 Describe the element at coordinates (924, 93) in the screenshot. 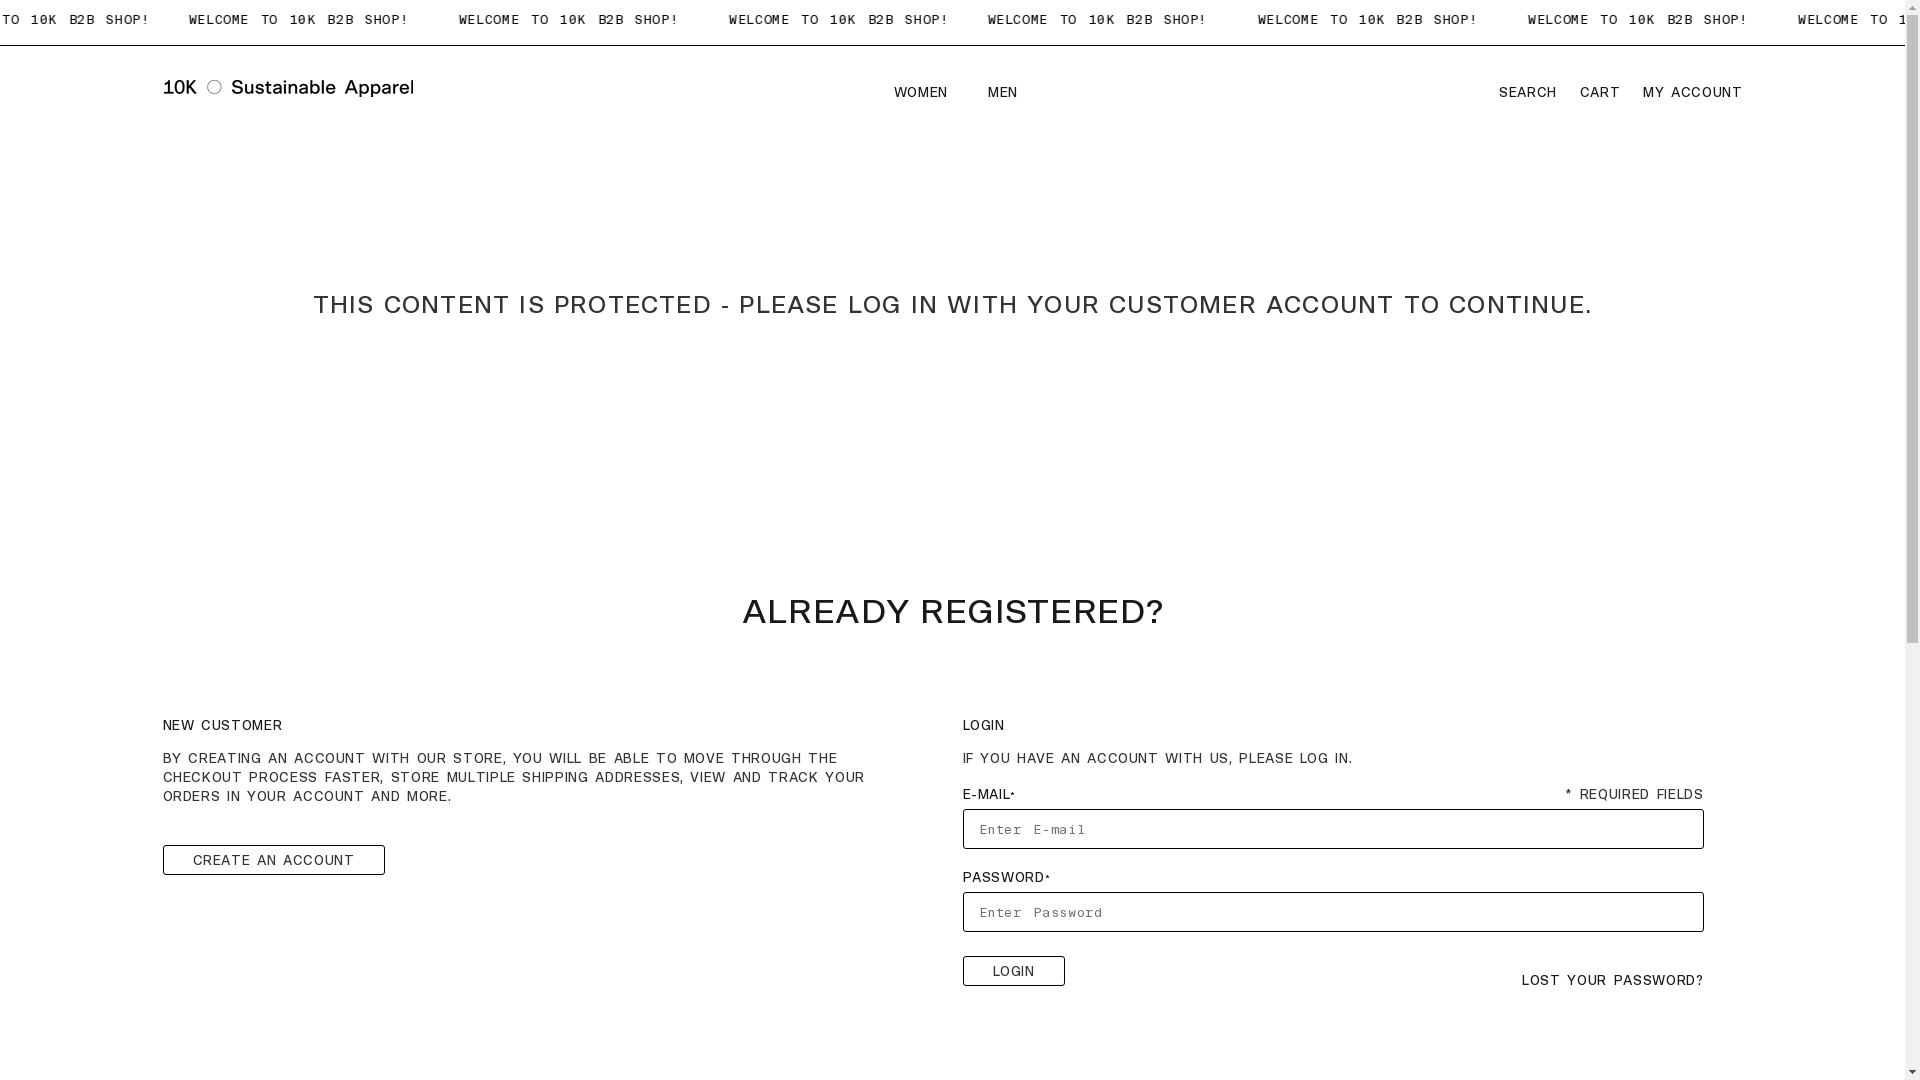

I see `'WOMEN'` at that location.